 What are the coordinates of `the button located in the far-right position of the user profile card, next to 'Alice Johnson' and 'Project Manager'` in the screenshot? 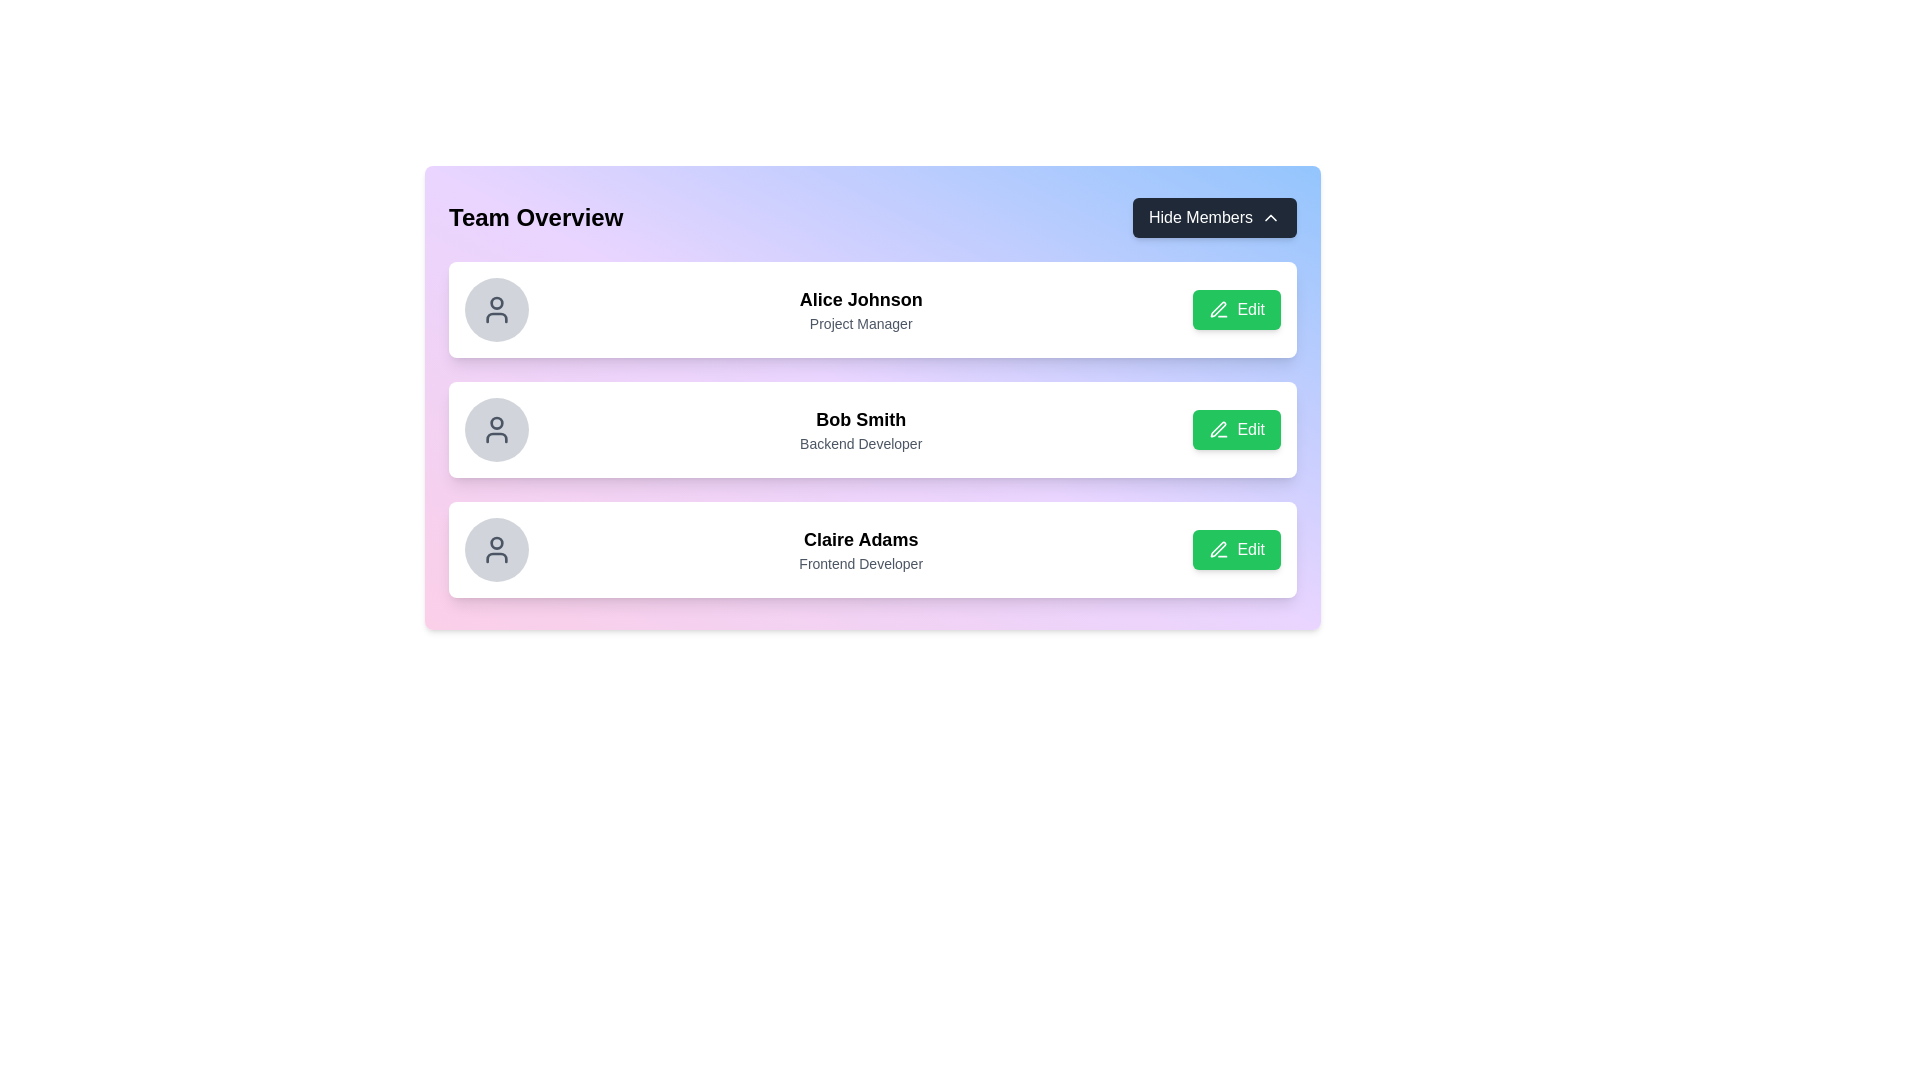 It's located at (1236, 309).